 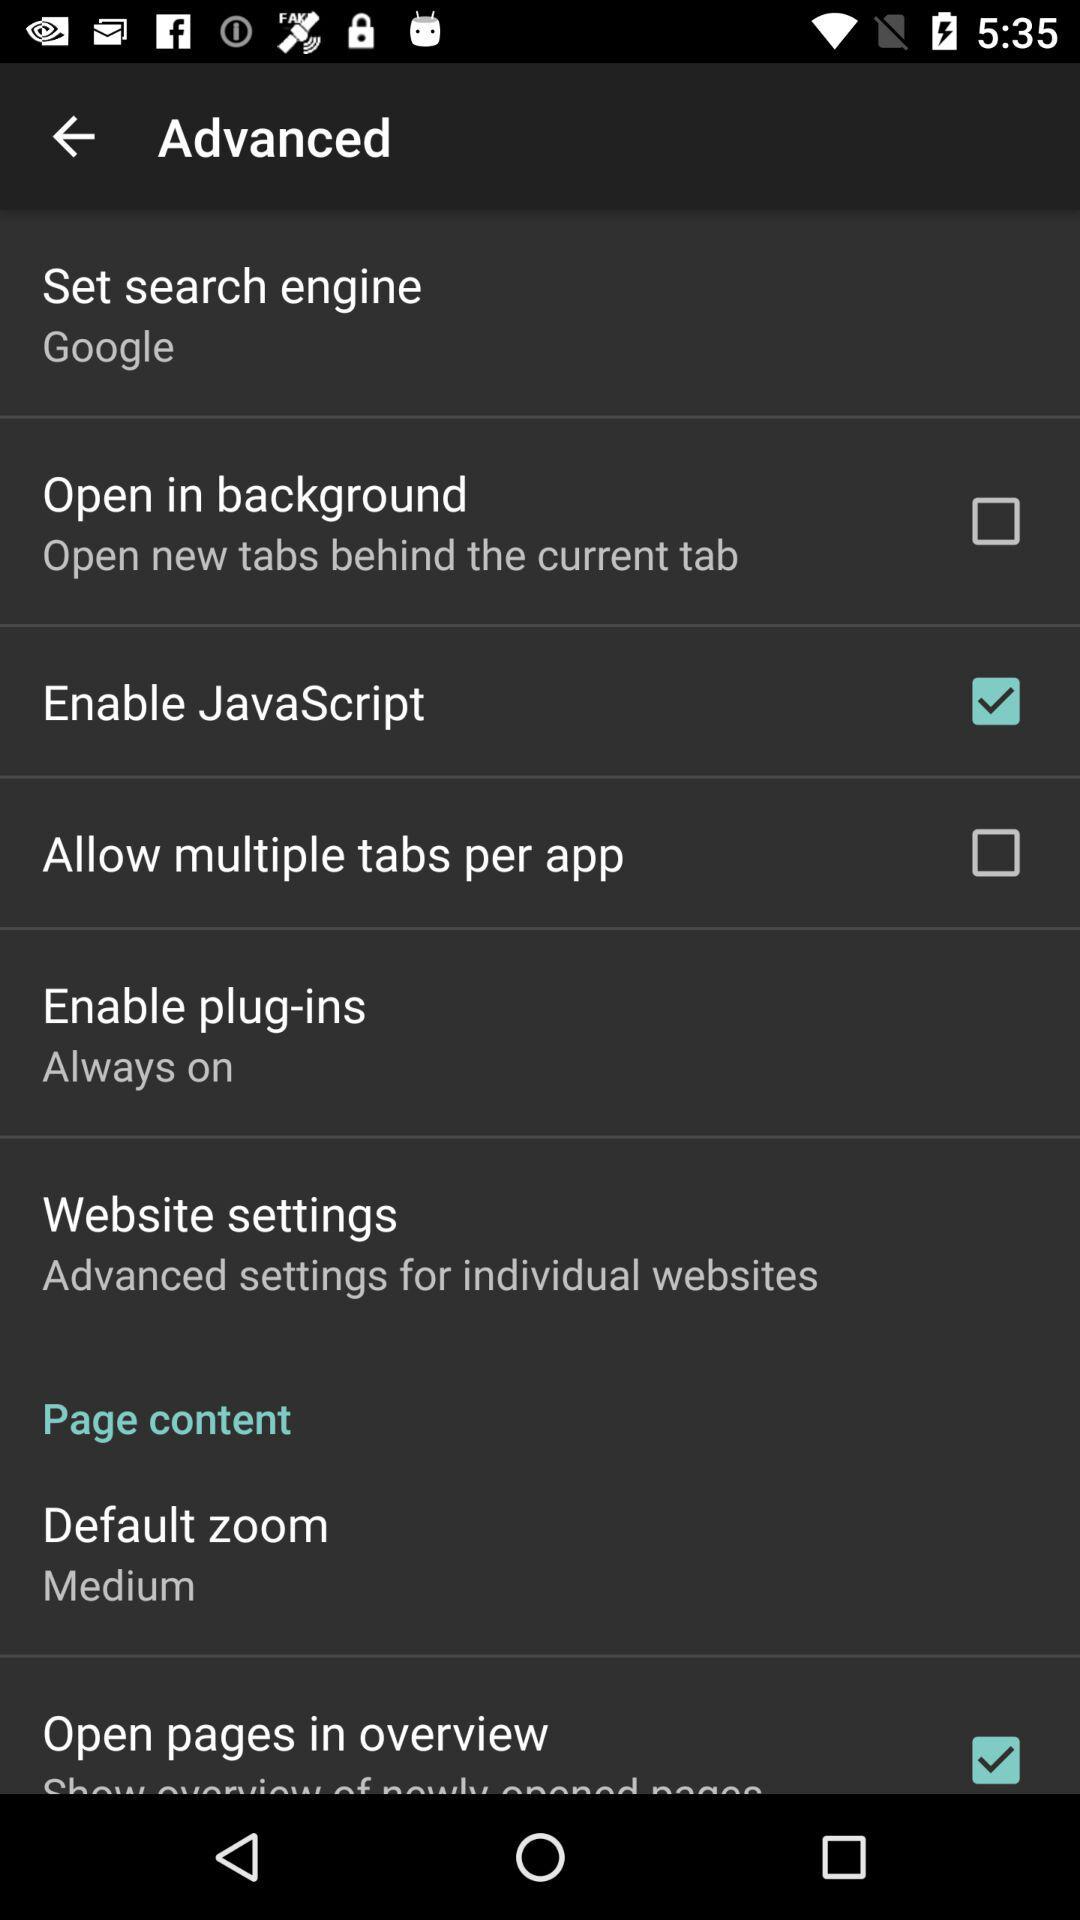 I want to click on the item above default zoom app, so click(x=540, y=1395).